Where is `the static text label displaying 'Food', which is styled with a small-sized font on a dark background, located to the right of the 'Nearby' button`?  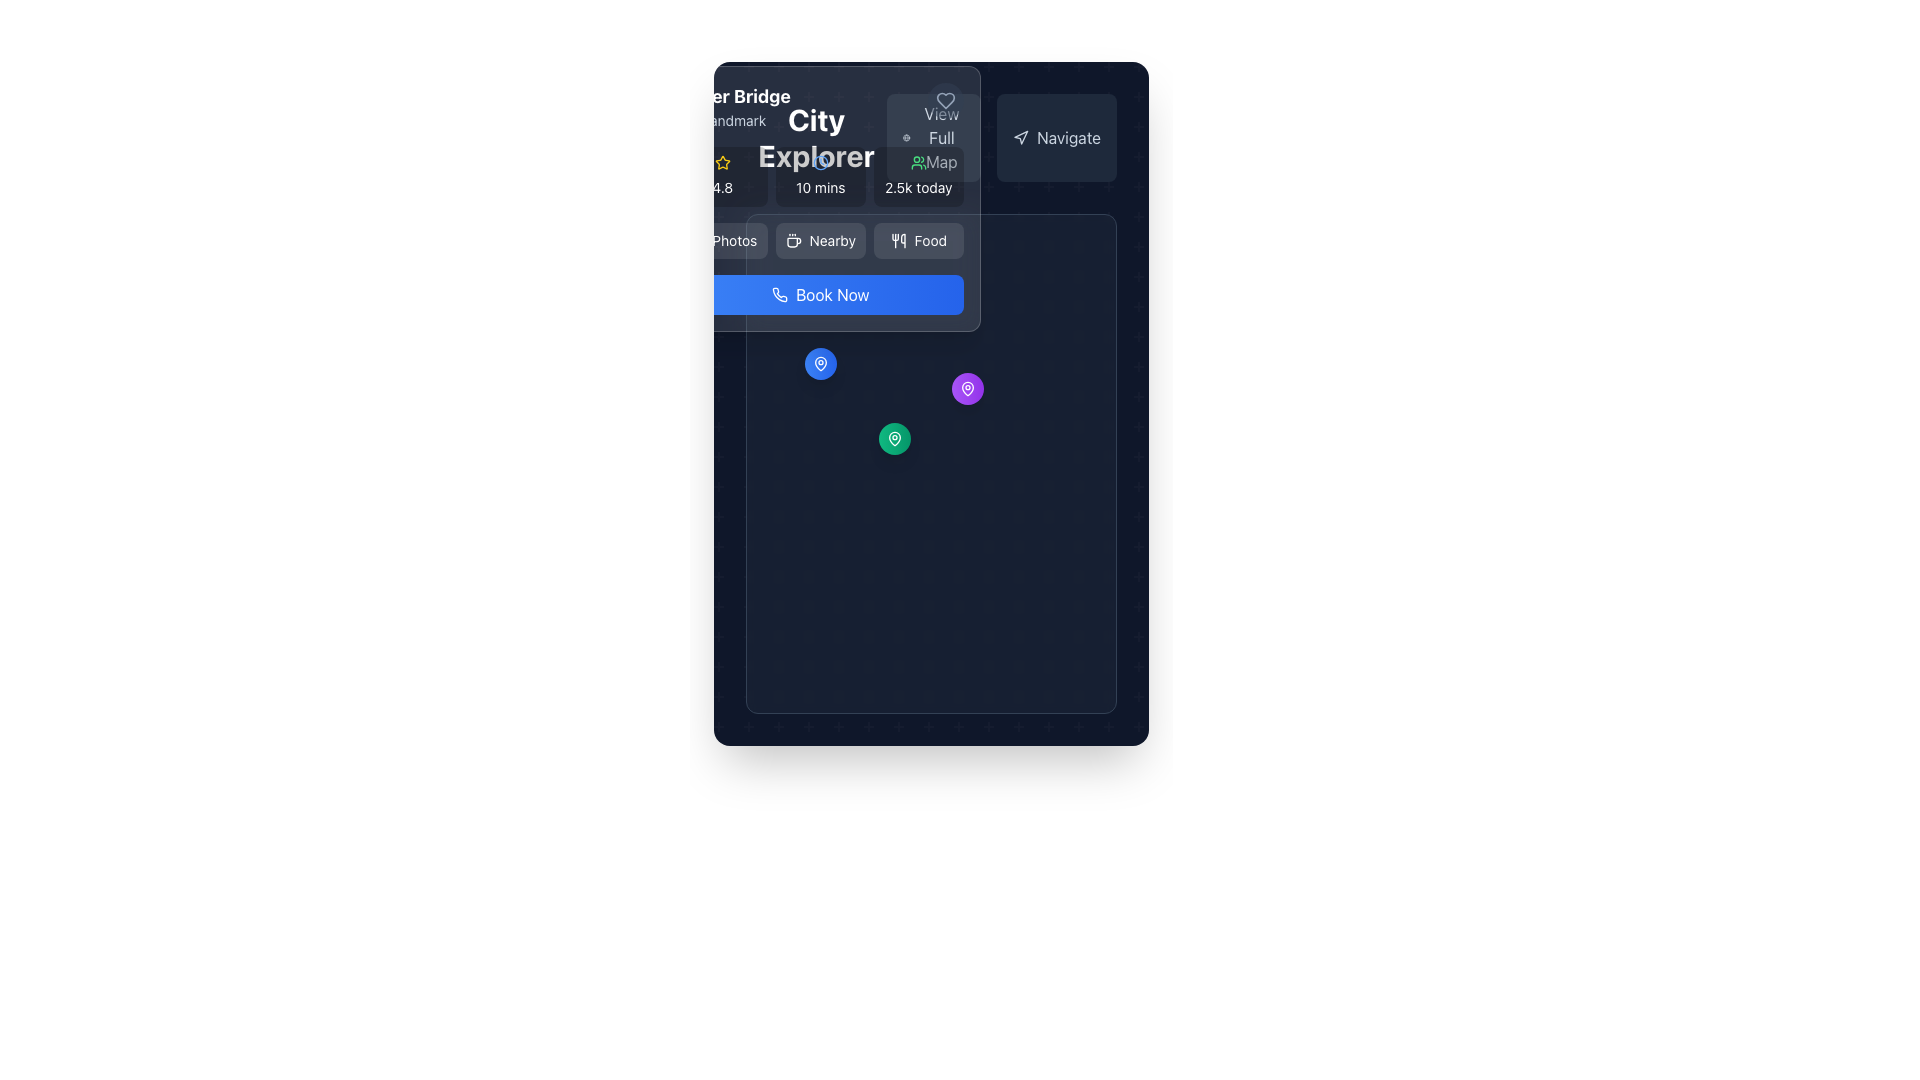
the static text label displaying 'Food', which is styled with a small-sized font on a dark background, located to the right of the 'Nearby' button is located at coordinates (929, 240).